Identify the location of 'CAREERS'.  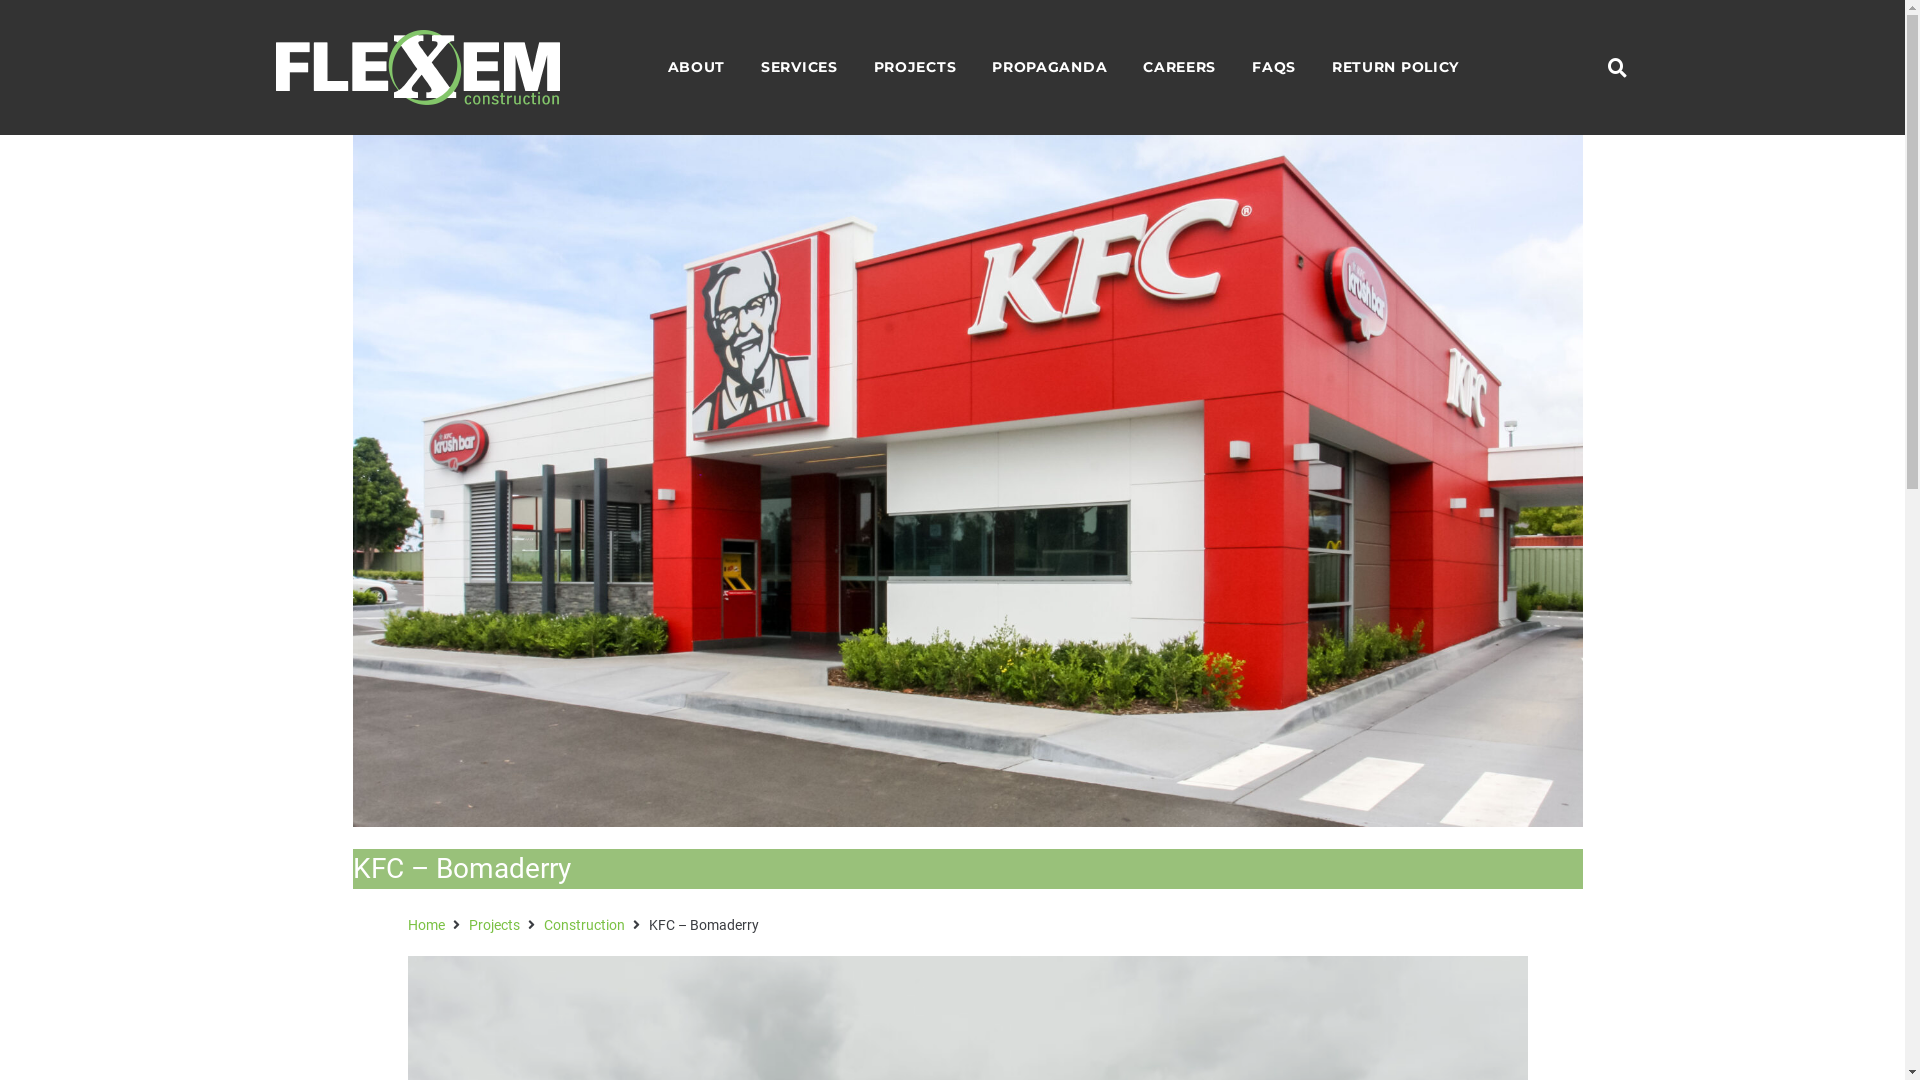
(1179, 66).